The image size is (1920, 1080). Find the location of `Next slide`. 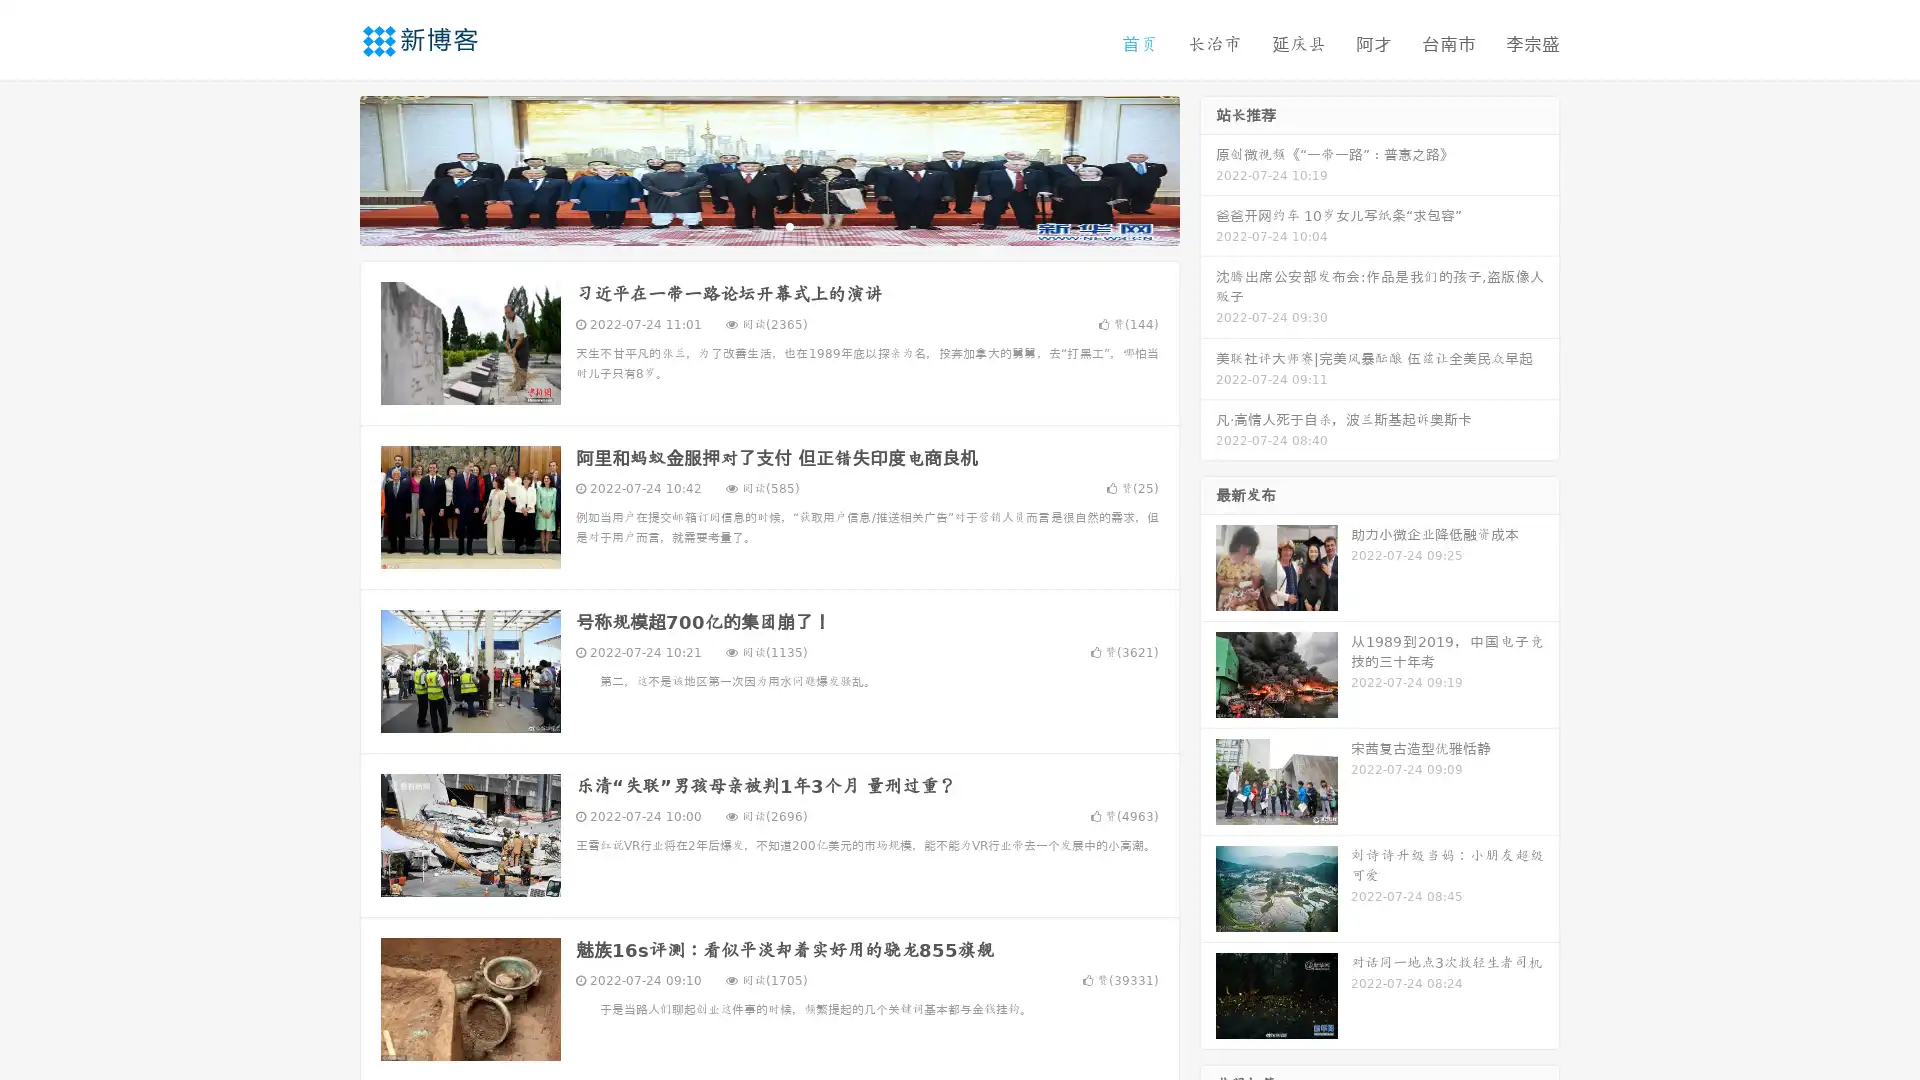

Next slide is located at coordinates (1208, 168).